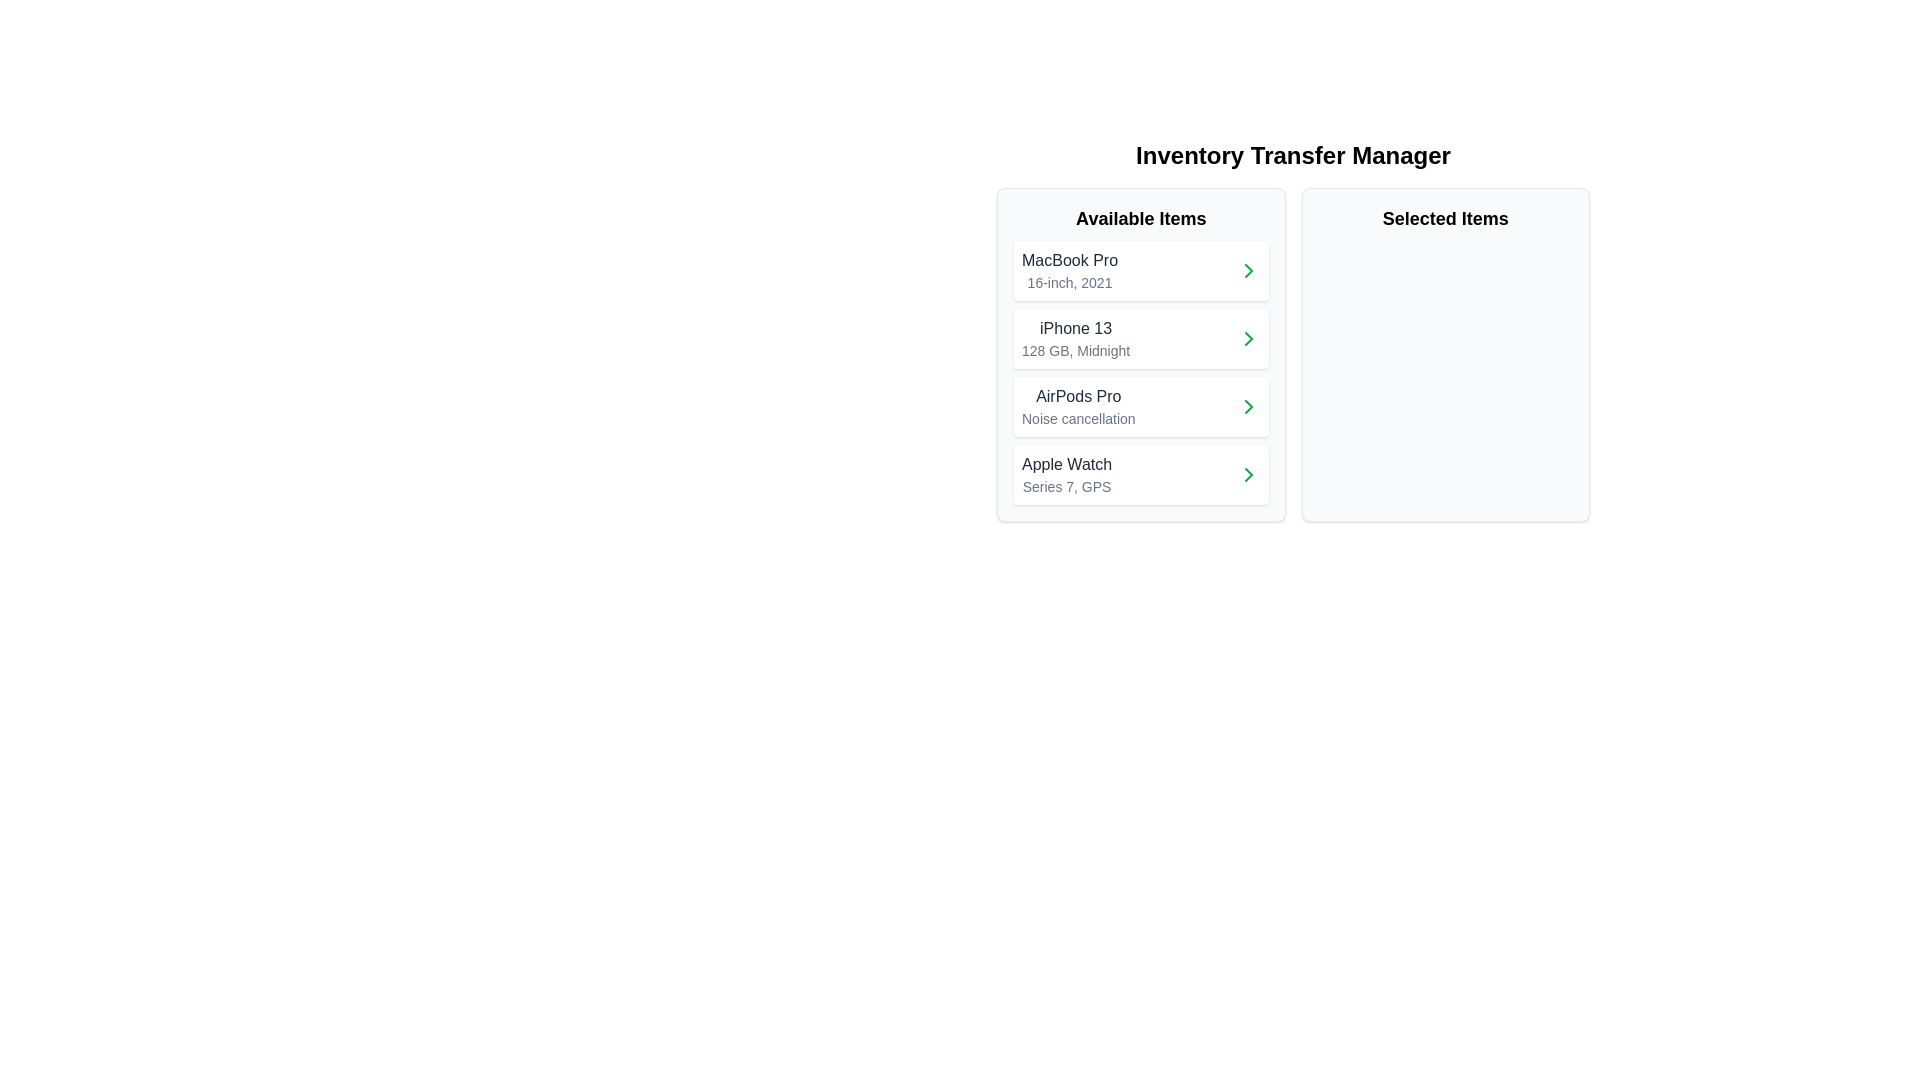 This screenshot has width=1920, height=1080. I want to click on the rightward-facing arrow icon associated with the 'iPhone 13 128 GB, Midnight' list item in the 'Available Items' panel of the 'Inventory Transfer Manager' interface, so click(1247, 338).